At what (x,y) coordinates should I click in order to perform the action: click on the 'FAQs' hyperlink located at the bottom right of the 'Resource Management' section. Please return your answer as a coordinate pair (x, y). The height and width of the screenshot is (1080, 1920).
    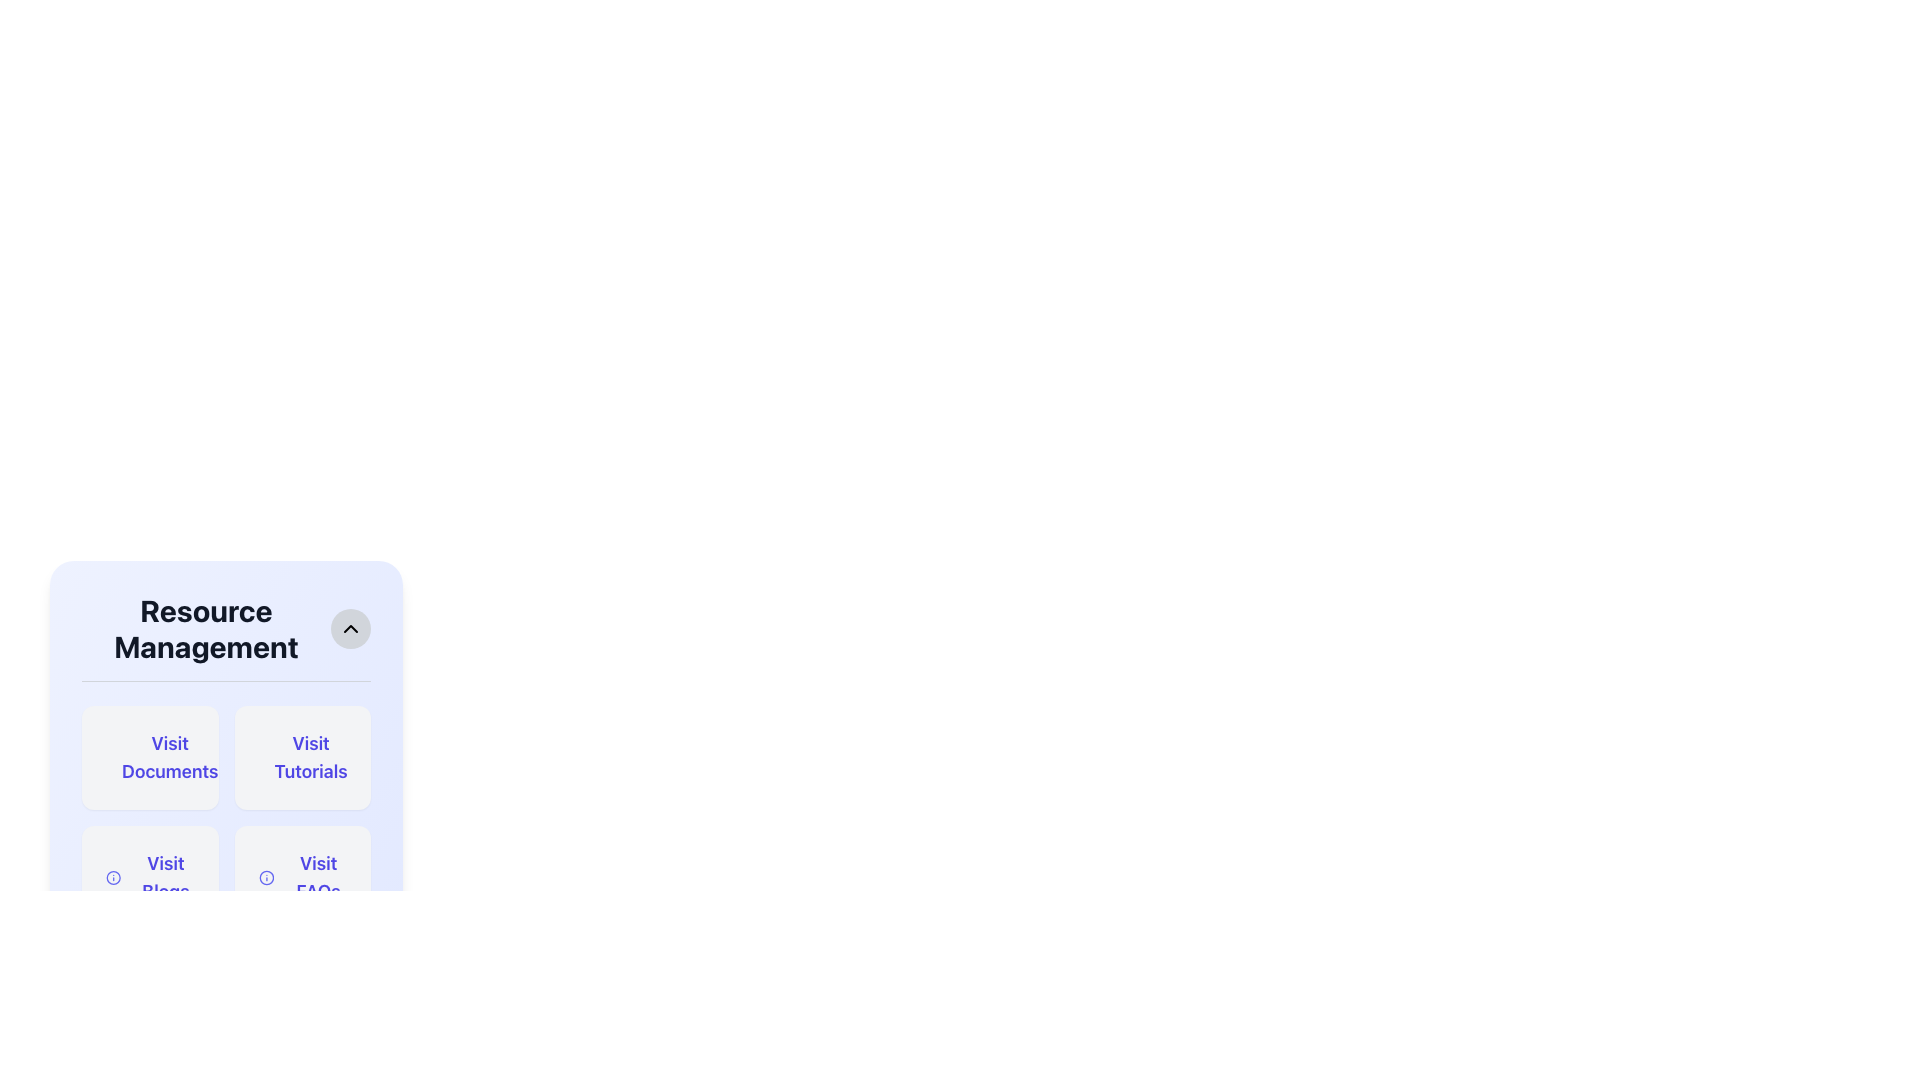
    Looking at the image, I should click on (317, 877).